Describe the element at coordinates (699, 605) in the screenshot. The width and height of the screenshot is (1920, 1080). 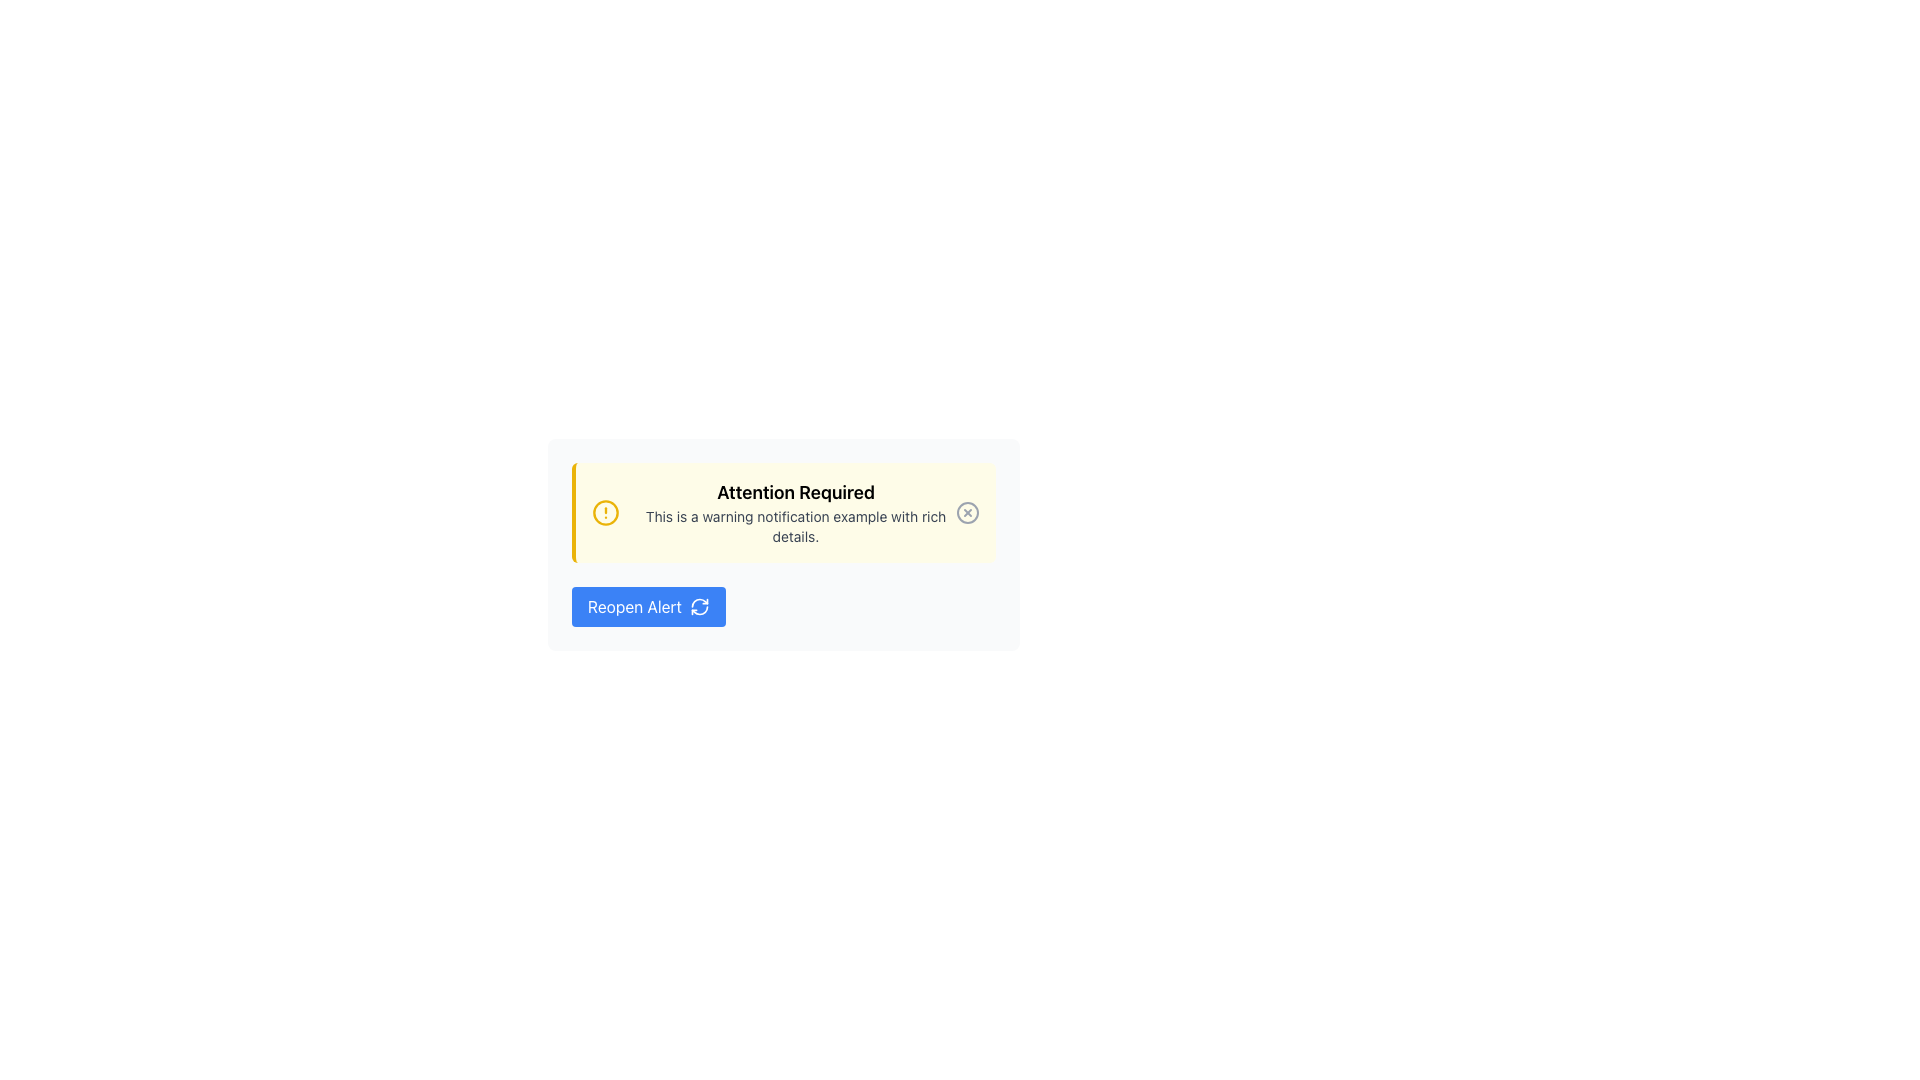
I see `the circular arrow icon located inside the blue 'Reopen Alert' button at the bottom of the notification card` at that location.